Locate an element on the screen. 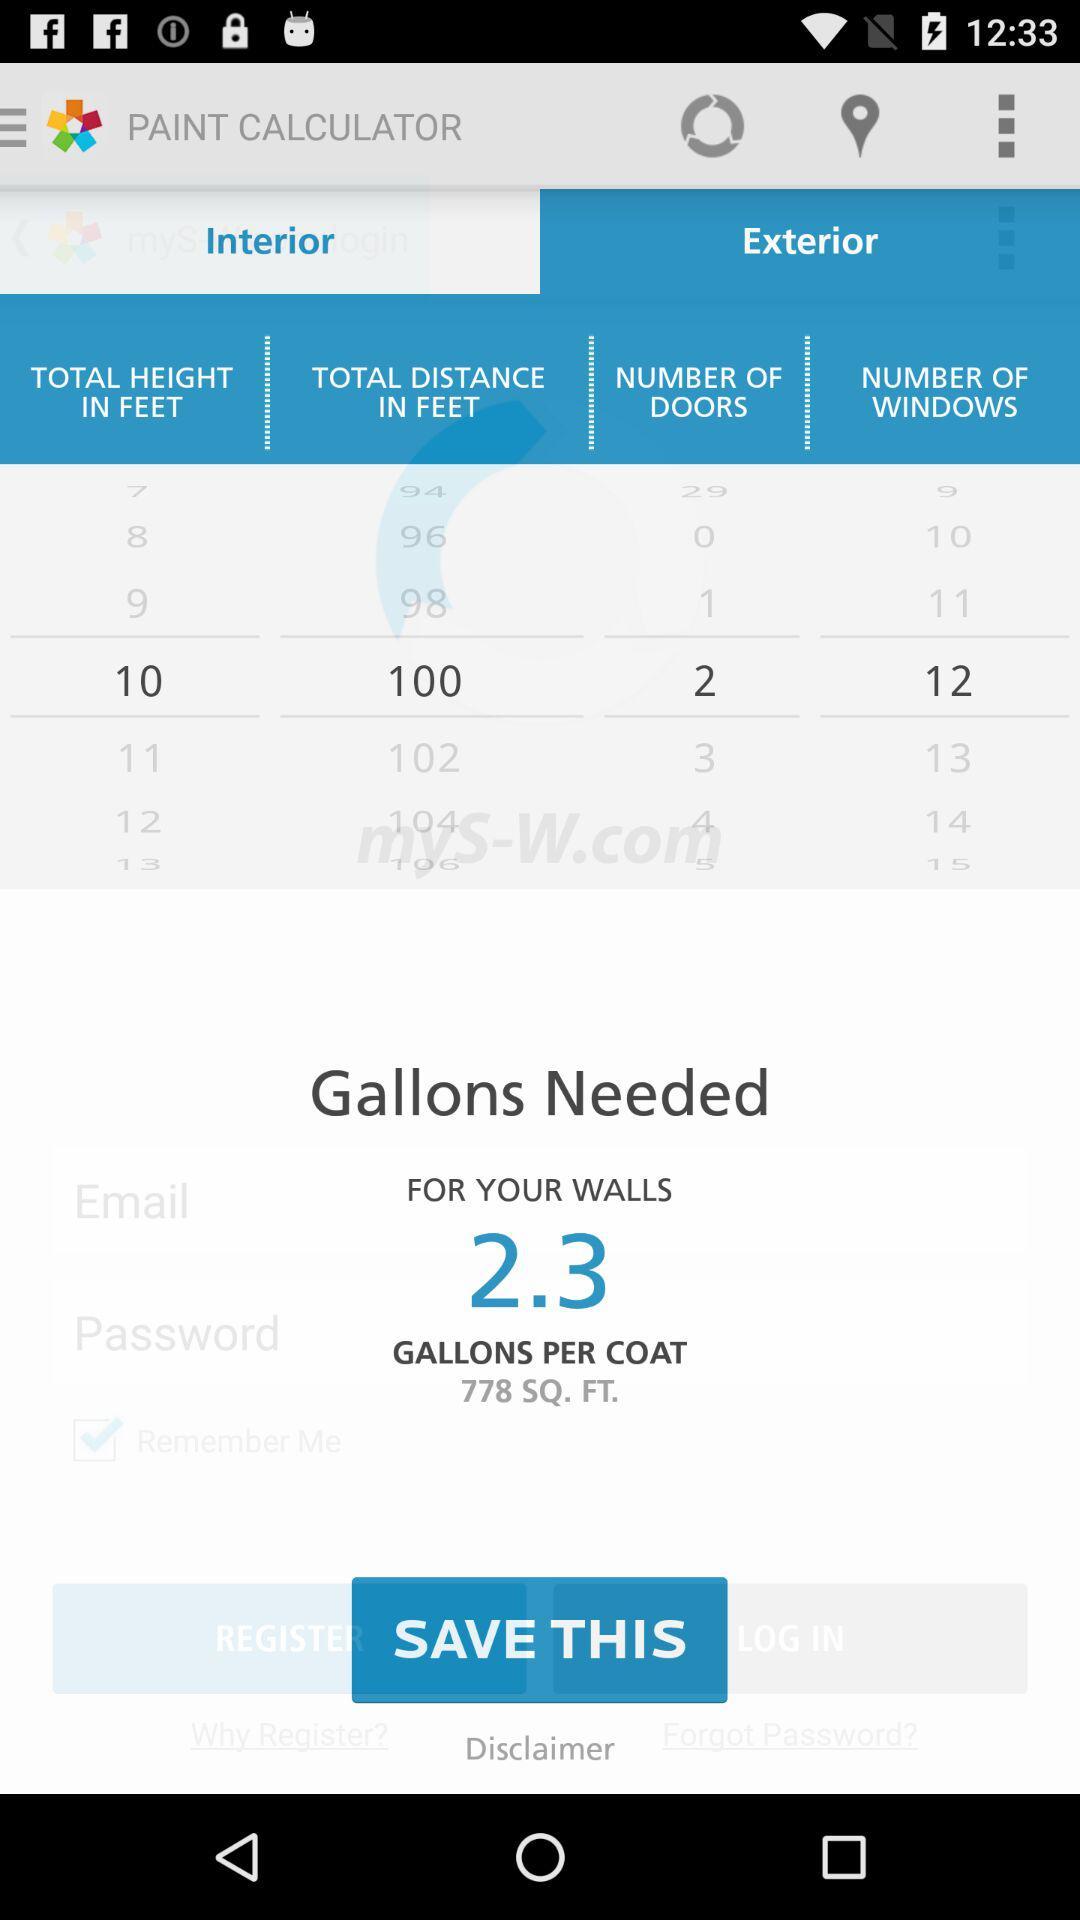 The width and height of the screenshot is (1080, 1920). the circle recycle option to the left of loacation option is located at coordinates (711, 124).